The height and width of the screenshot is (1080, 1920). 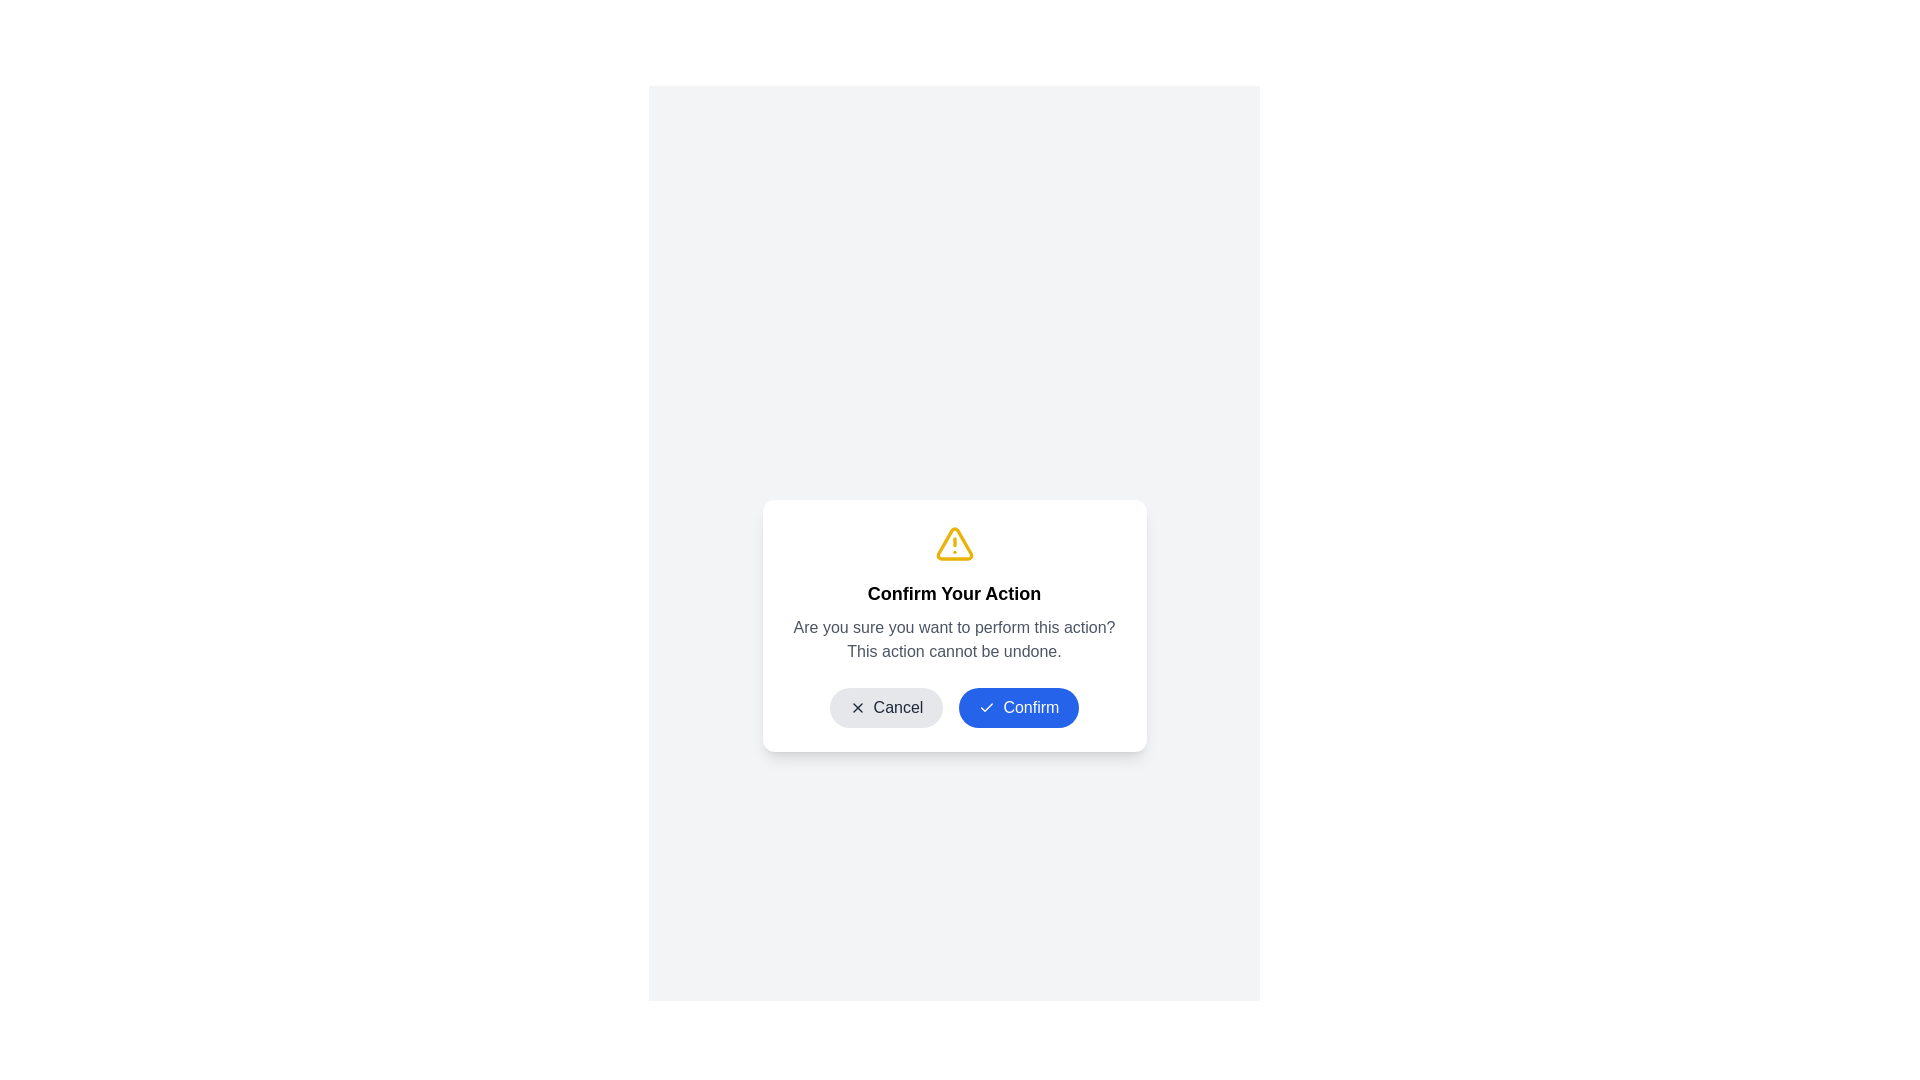 I want to click on the 'Cancel' button with rounded edges, light gray background, and black text, located within the confirmation dialog box, to observe a color change, so click(x=885, y=707).